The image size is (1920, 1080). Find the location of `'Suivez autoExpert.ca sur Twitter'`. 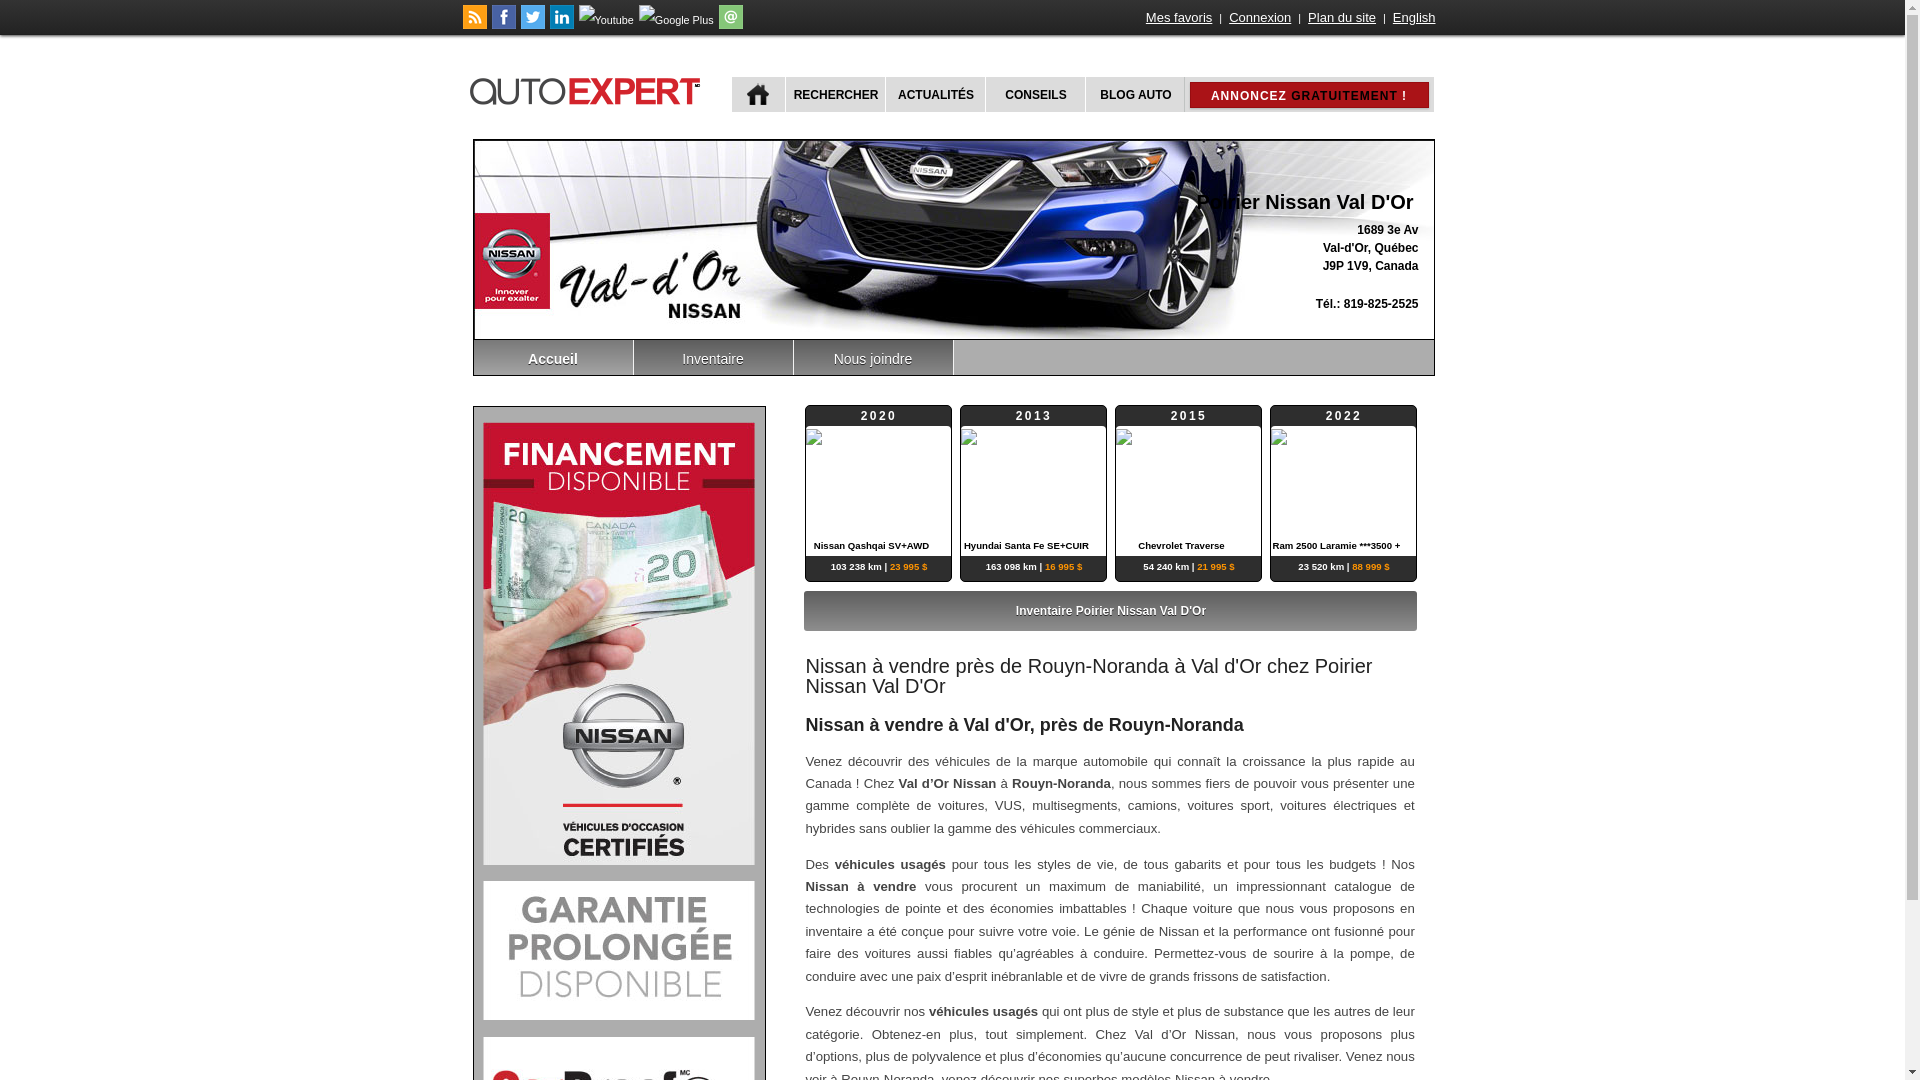

'Suivez autoExpert.ca sur Twitter' is located at coordinates (532, 24).